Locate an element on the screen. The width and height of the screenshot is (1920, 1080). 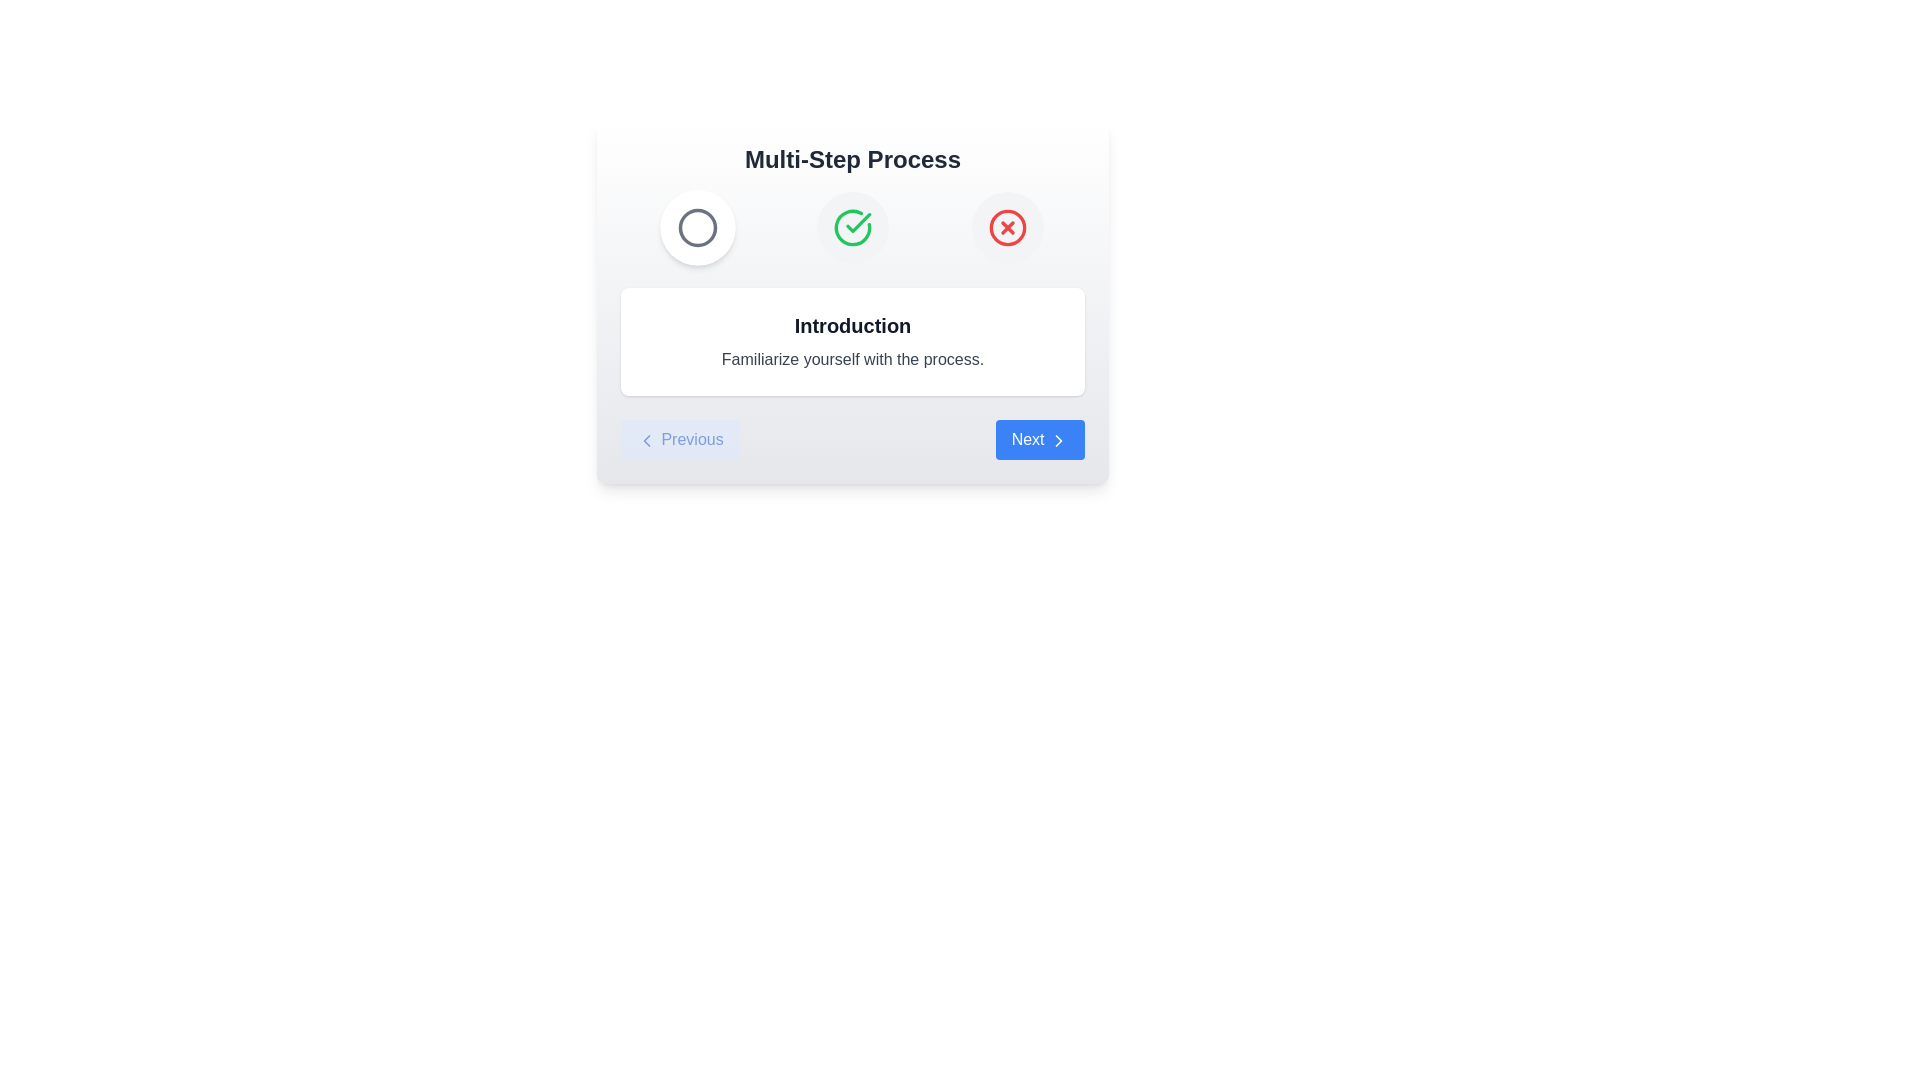
the 'Next' button to proceed to the next step is located at coordinates (1040, 438).